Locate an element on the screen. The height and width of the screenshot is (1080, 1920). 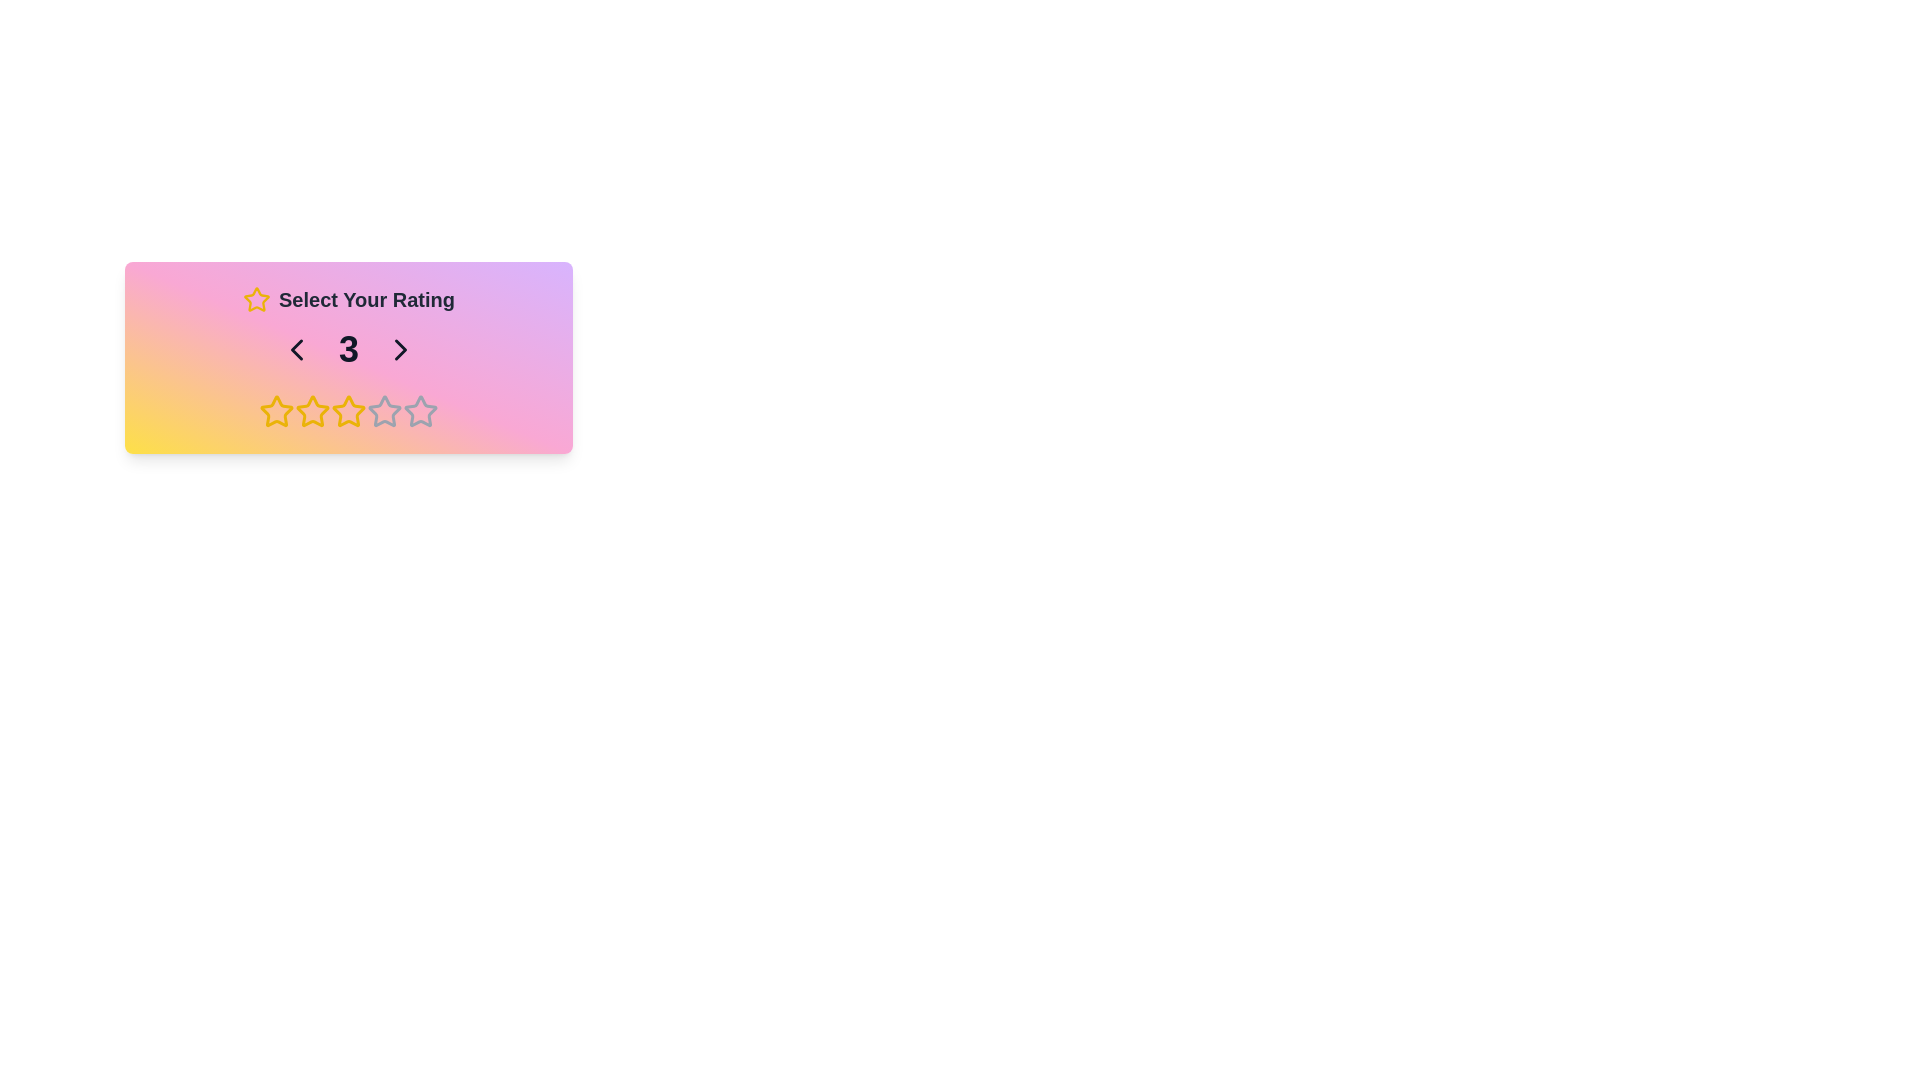
the Icon Button located to the right of the displayed number '3' is located at coordinates (400, 349).